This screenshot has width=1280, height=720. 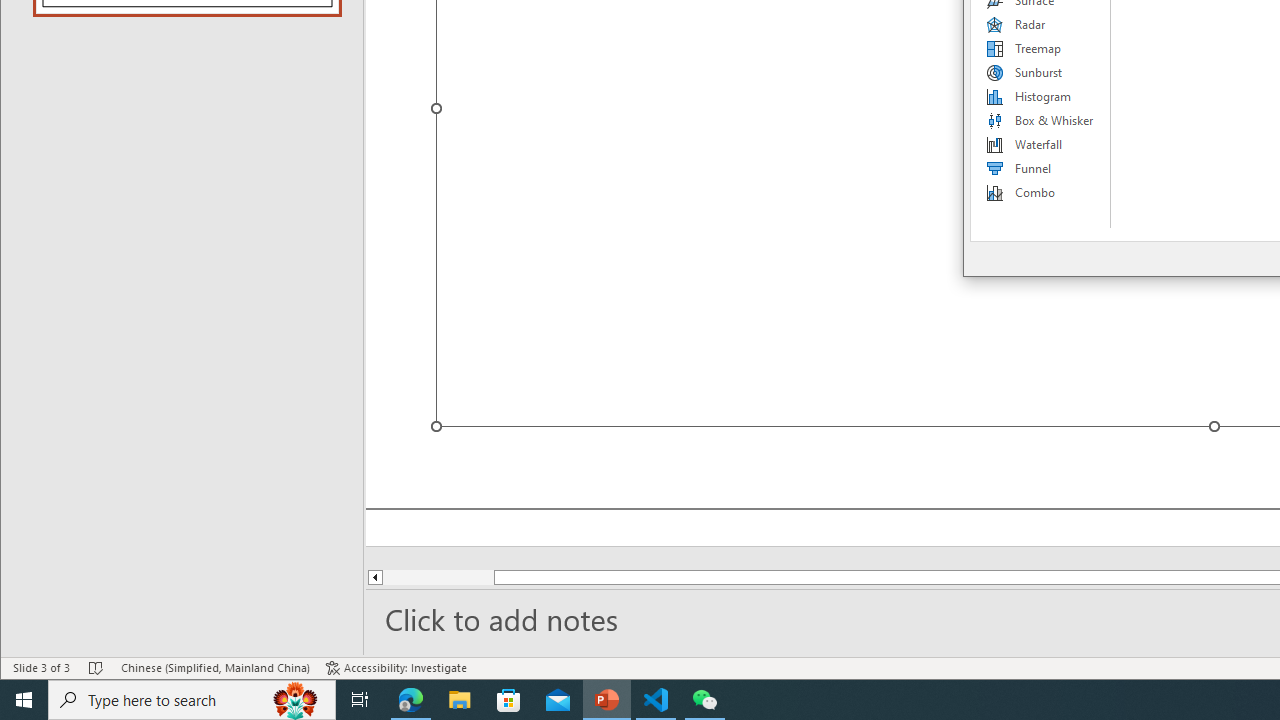 I want to click on 'Combo', so click(x=1040, y=192).